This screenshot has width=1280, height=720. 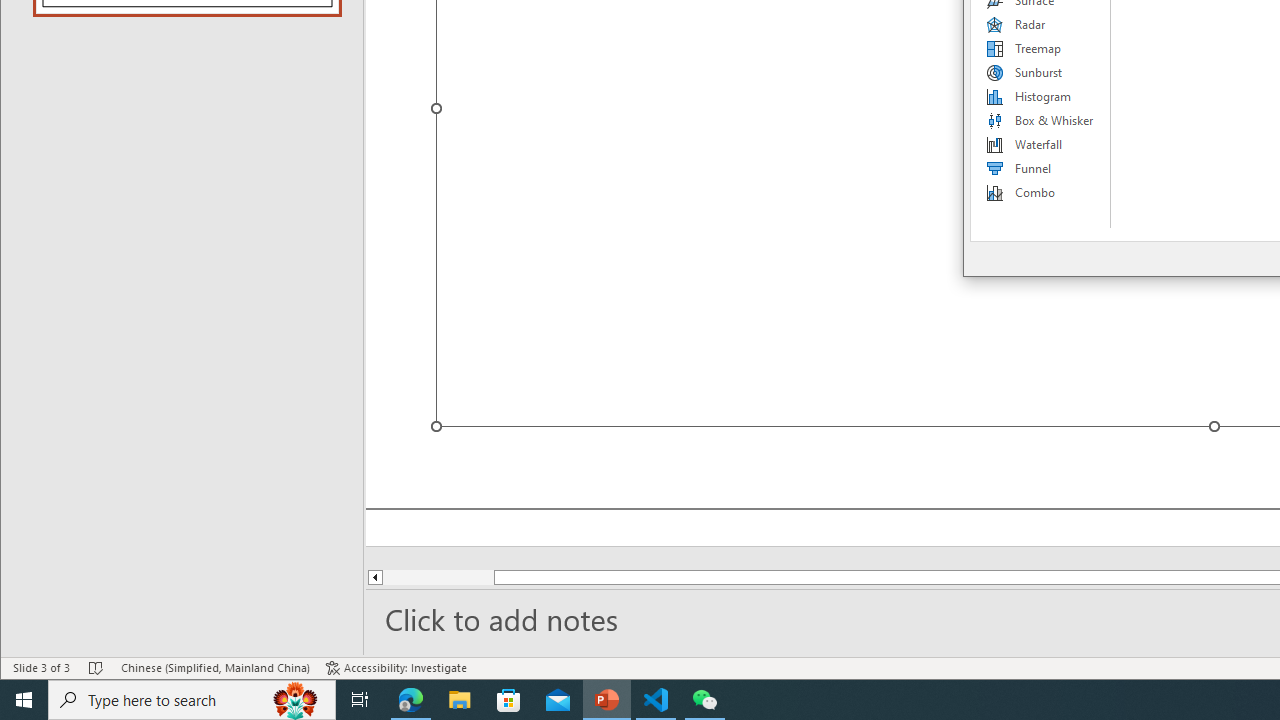 I want to click on 'Combo', so click(x=1040, y=192).